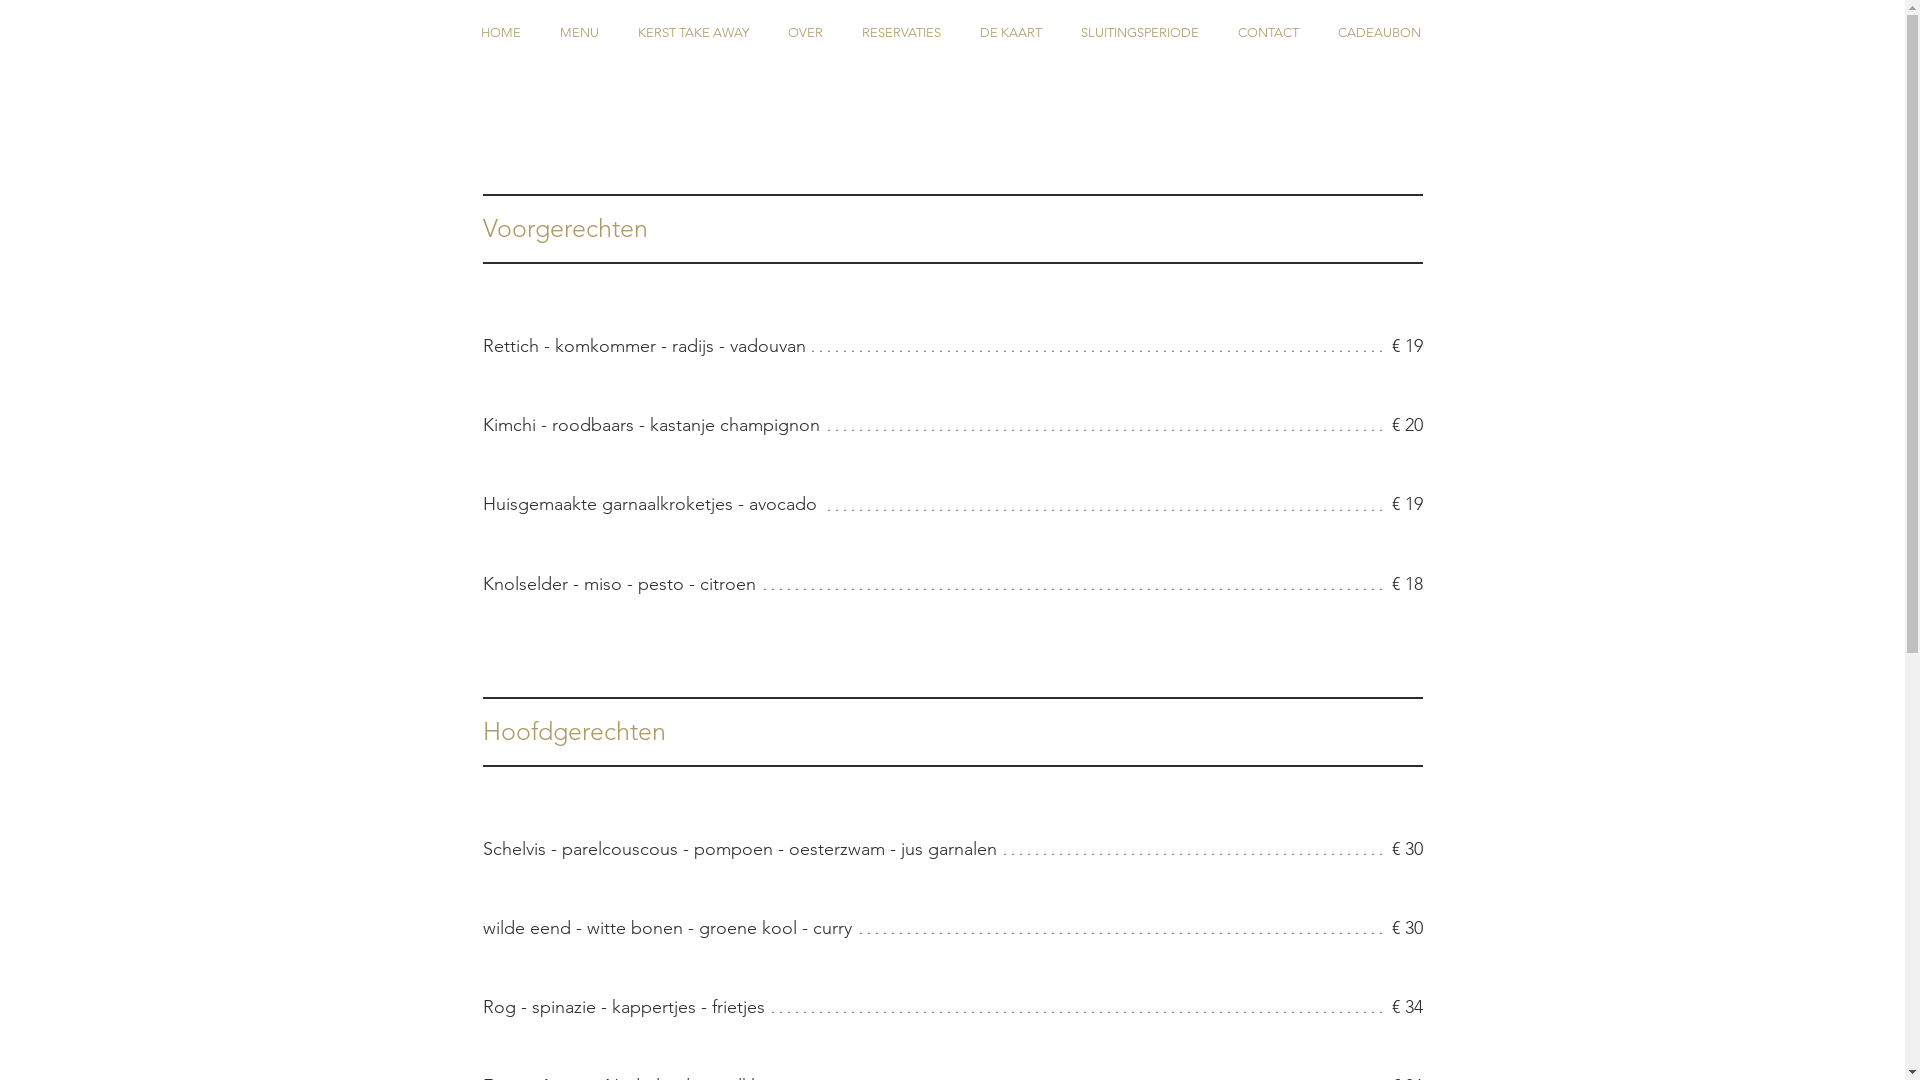 This screenshot has width=1920, height=1080. I want to click on 'KERST TAKE AWAY', so click(692, 32).